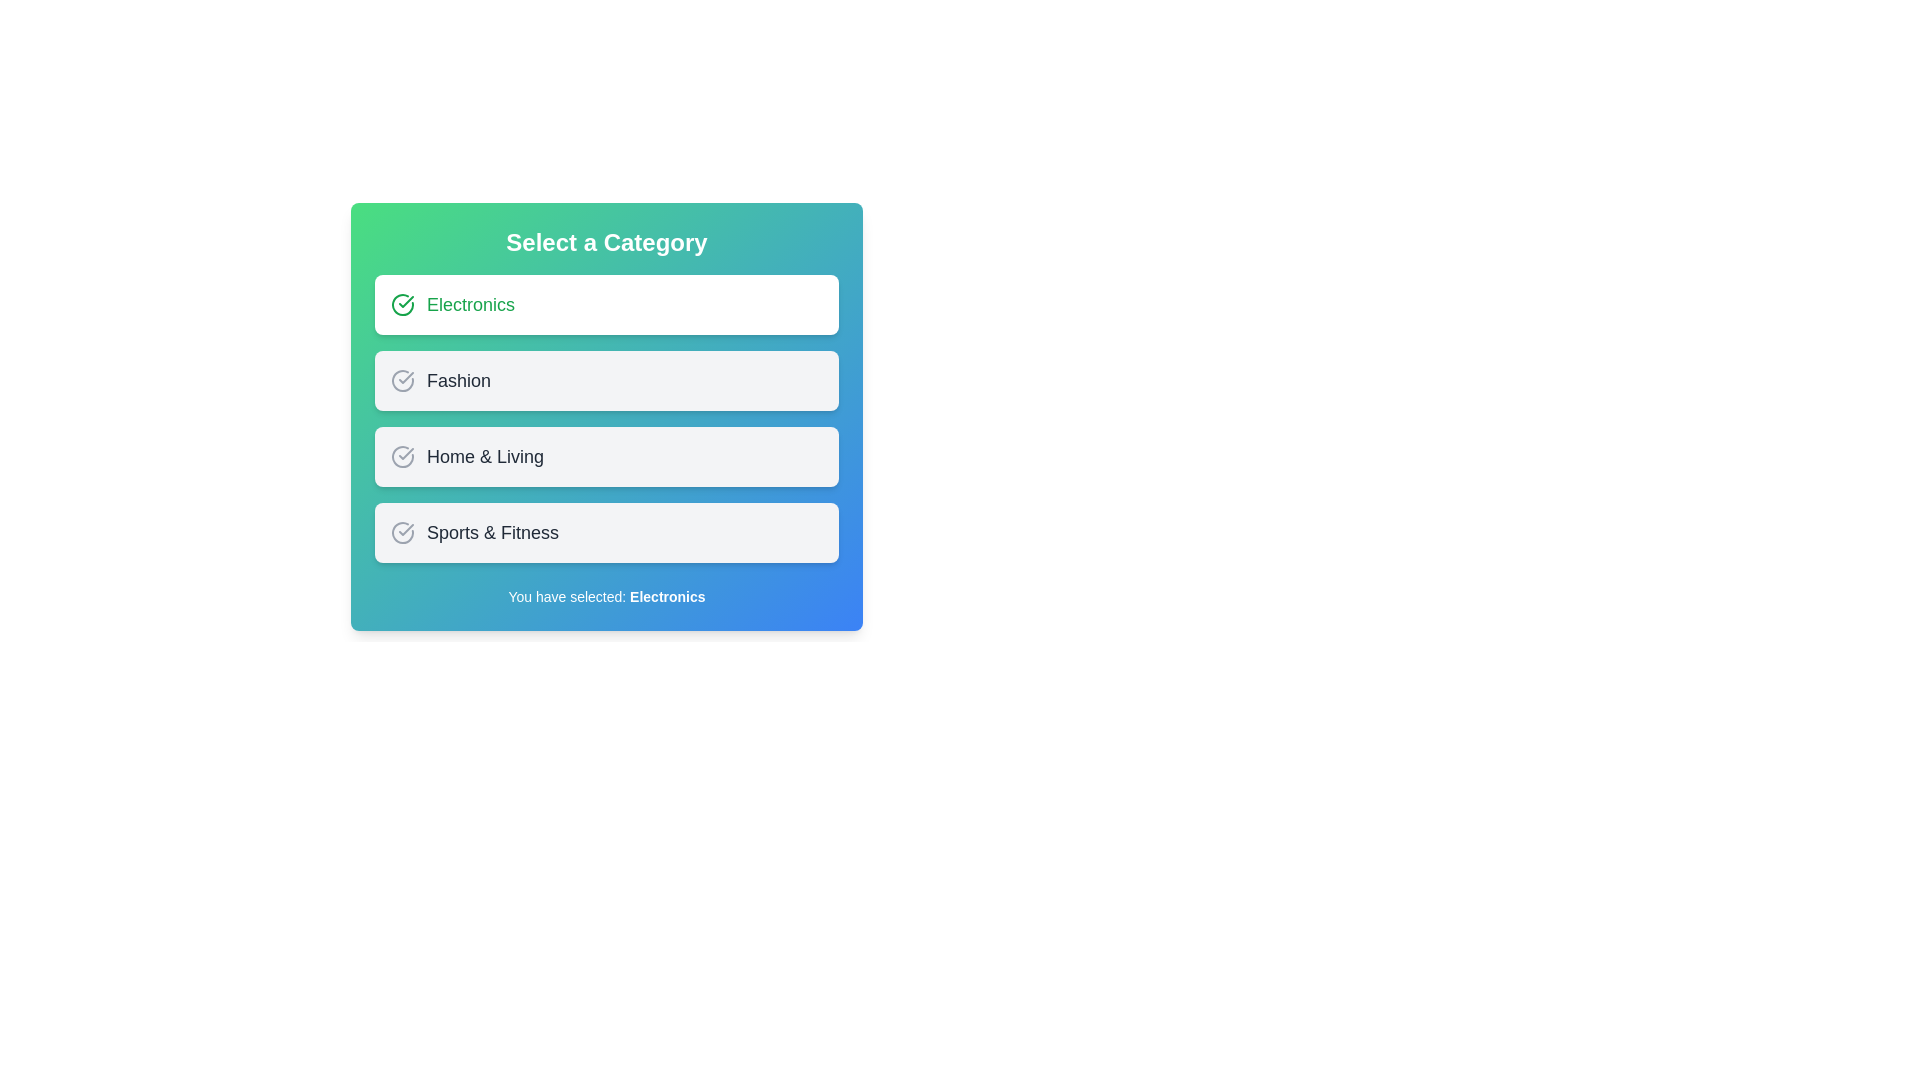 The width and height of the screenshot is (1920, 1080). What do you see at coordinates (402, 531) in the screenshot?
I see `the unselected status icon for the 'Sports & Fitness' category, located in the fourth row of the category selection list` at bounding box center [402, 531].